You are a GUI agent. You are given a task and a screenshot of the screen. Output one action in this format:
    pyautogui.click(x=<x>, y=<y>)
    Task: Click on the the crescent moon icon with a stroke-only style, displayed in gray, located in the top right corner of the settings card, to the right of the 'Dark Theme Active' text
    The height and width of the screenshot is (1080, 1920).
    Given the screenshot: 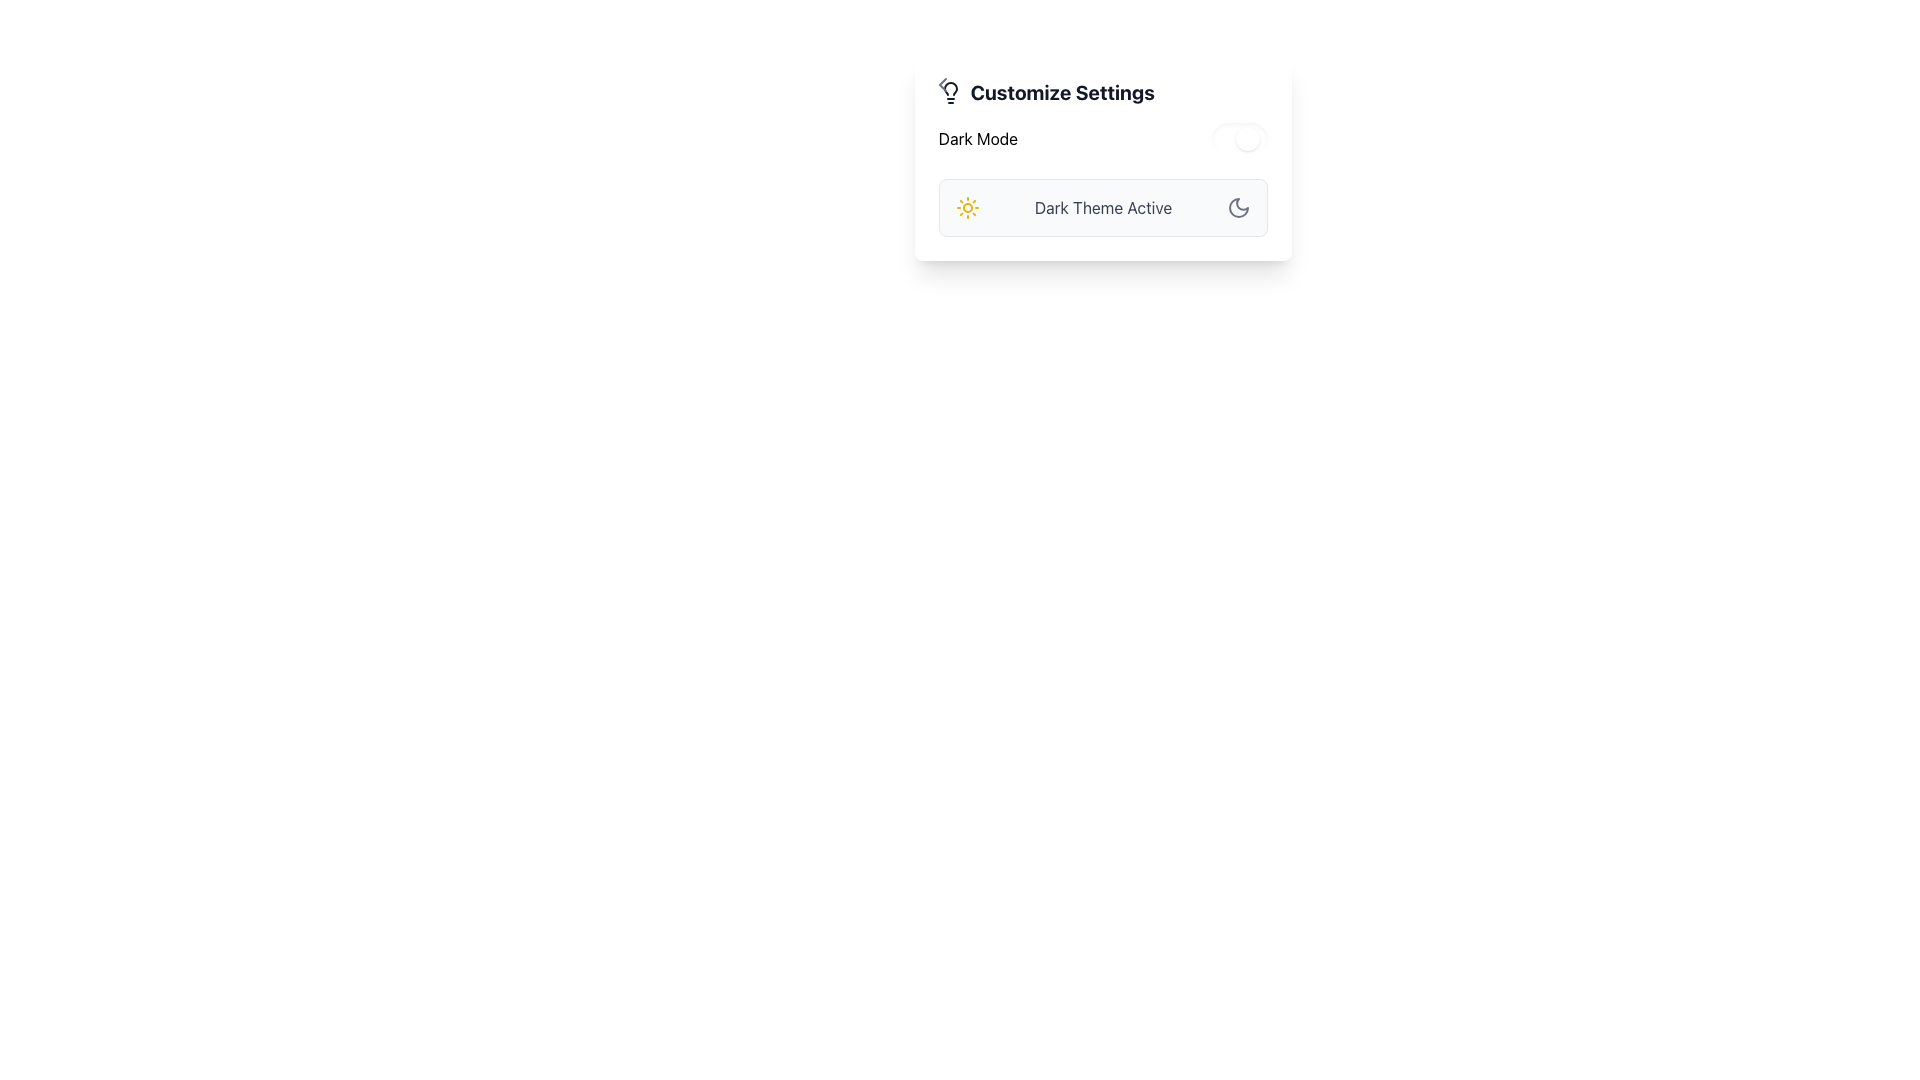 What is the action you would take?
    pyautogui.click(x=1238, y=208)
    